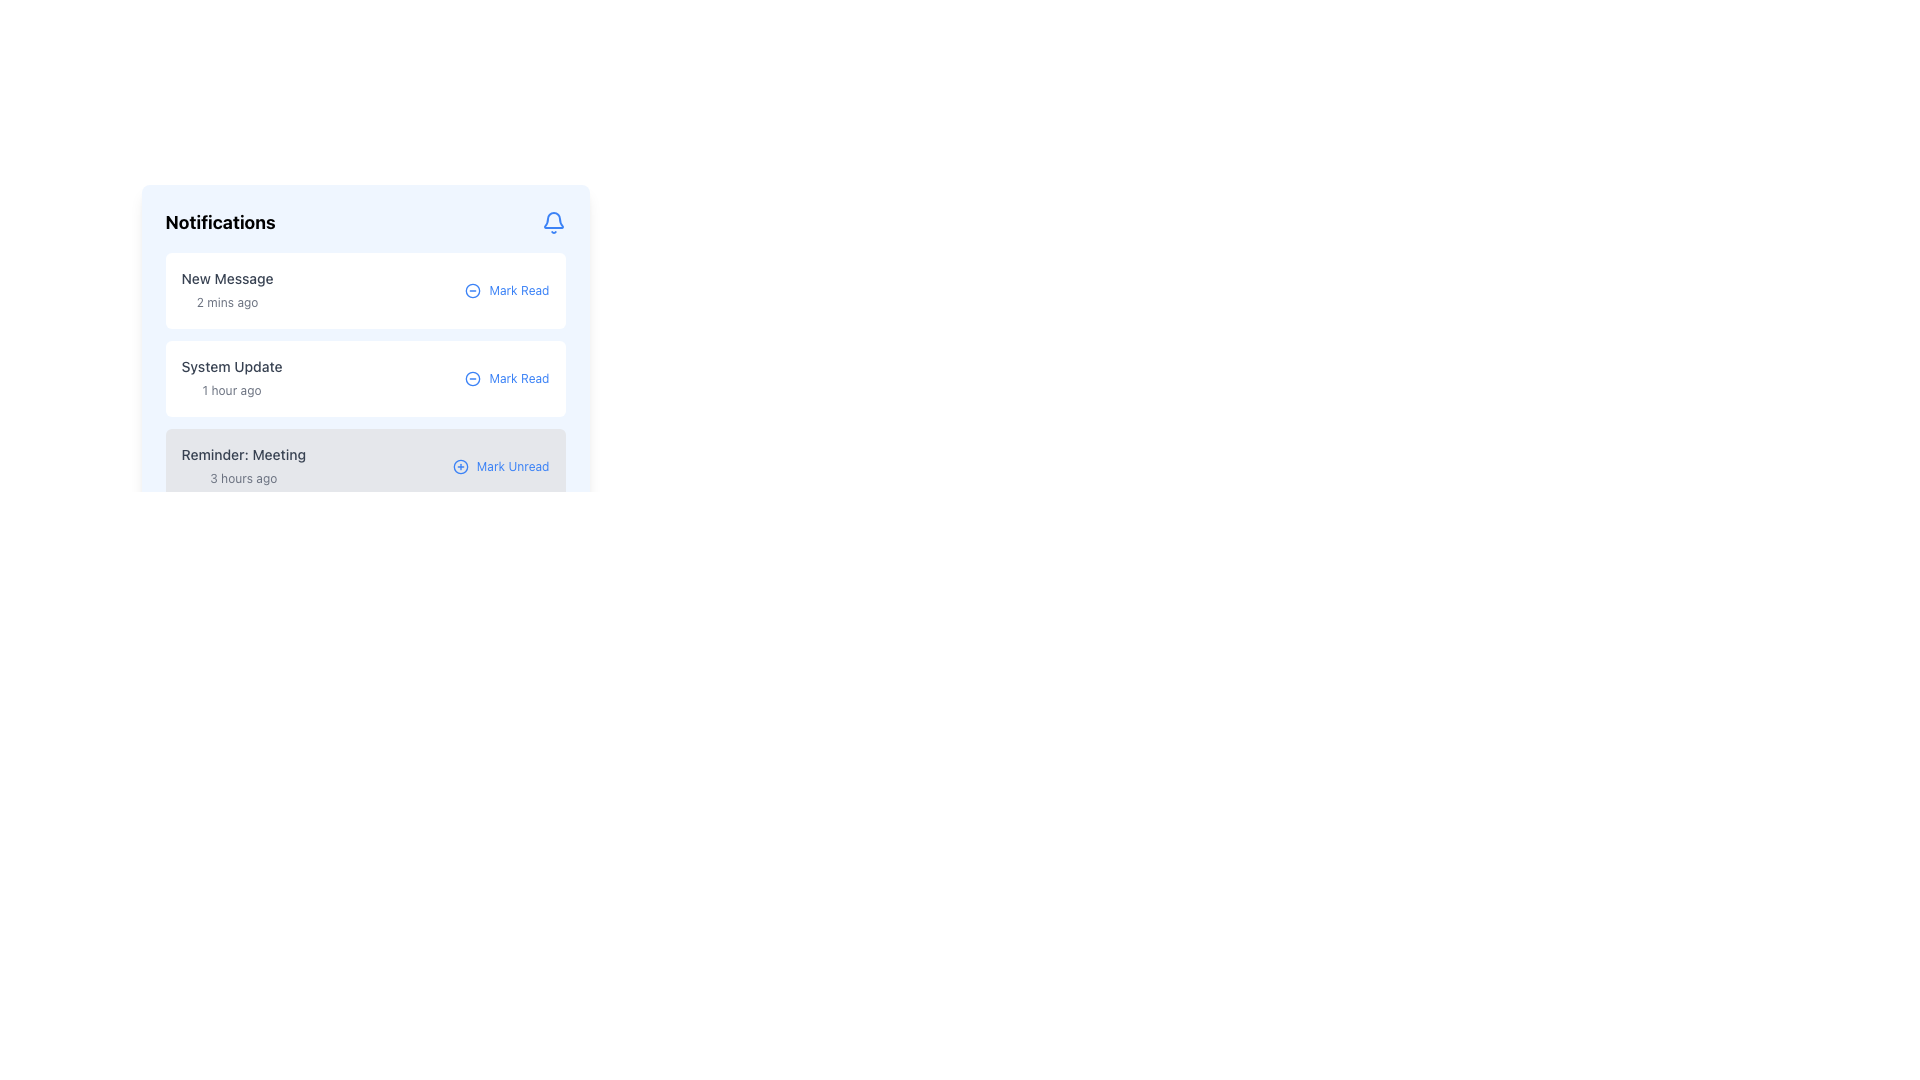 The image size is (1920, 1080). What do you see at coordinates (232, 378) in the screenshot?
I see `notification title 'System Update' and the timestamp '1 hour ago' displayed in the Text element located in the left section of the middle notification card` at bounding box center [232, 378].